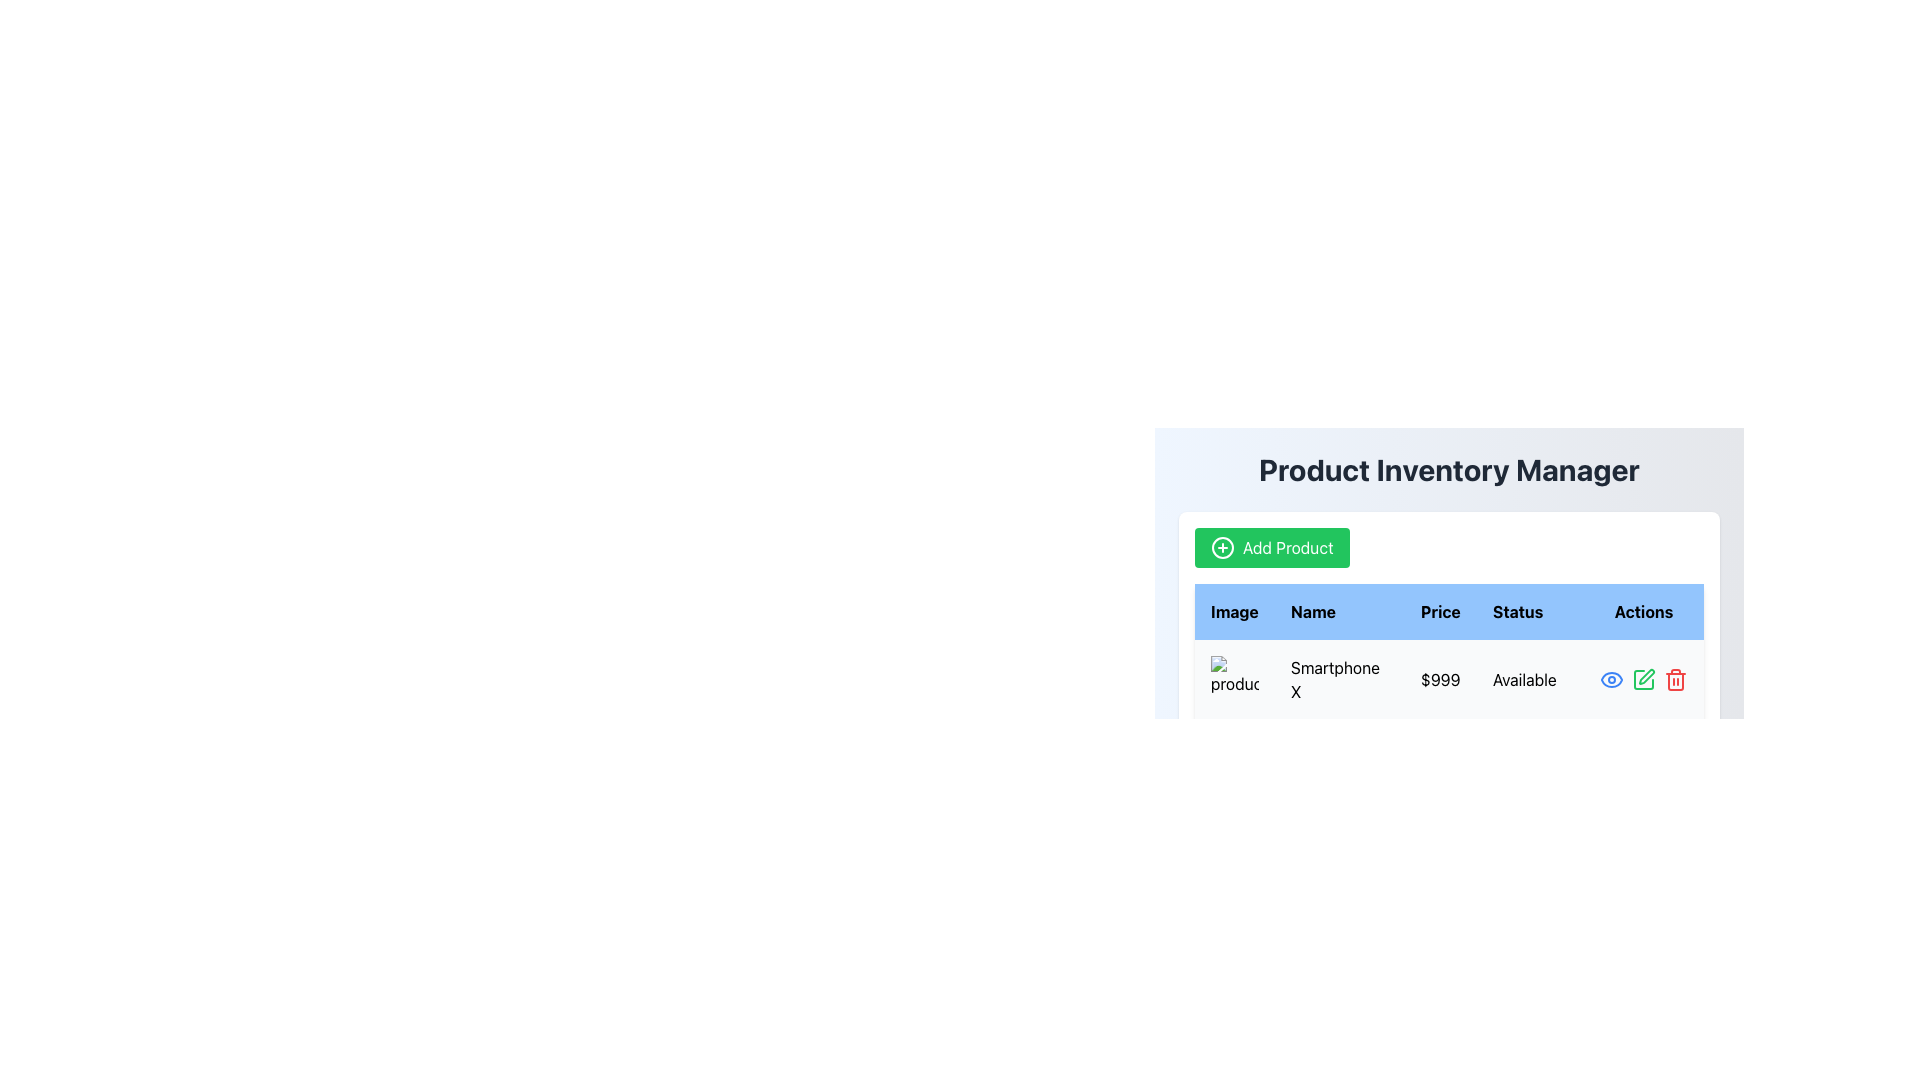  I want to click on text from the text label displaying 'Smartphone X', which is aligned to the left in the inventory table, positioned between an image and a price listing, so click(1339, 678).